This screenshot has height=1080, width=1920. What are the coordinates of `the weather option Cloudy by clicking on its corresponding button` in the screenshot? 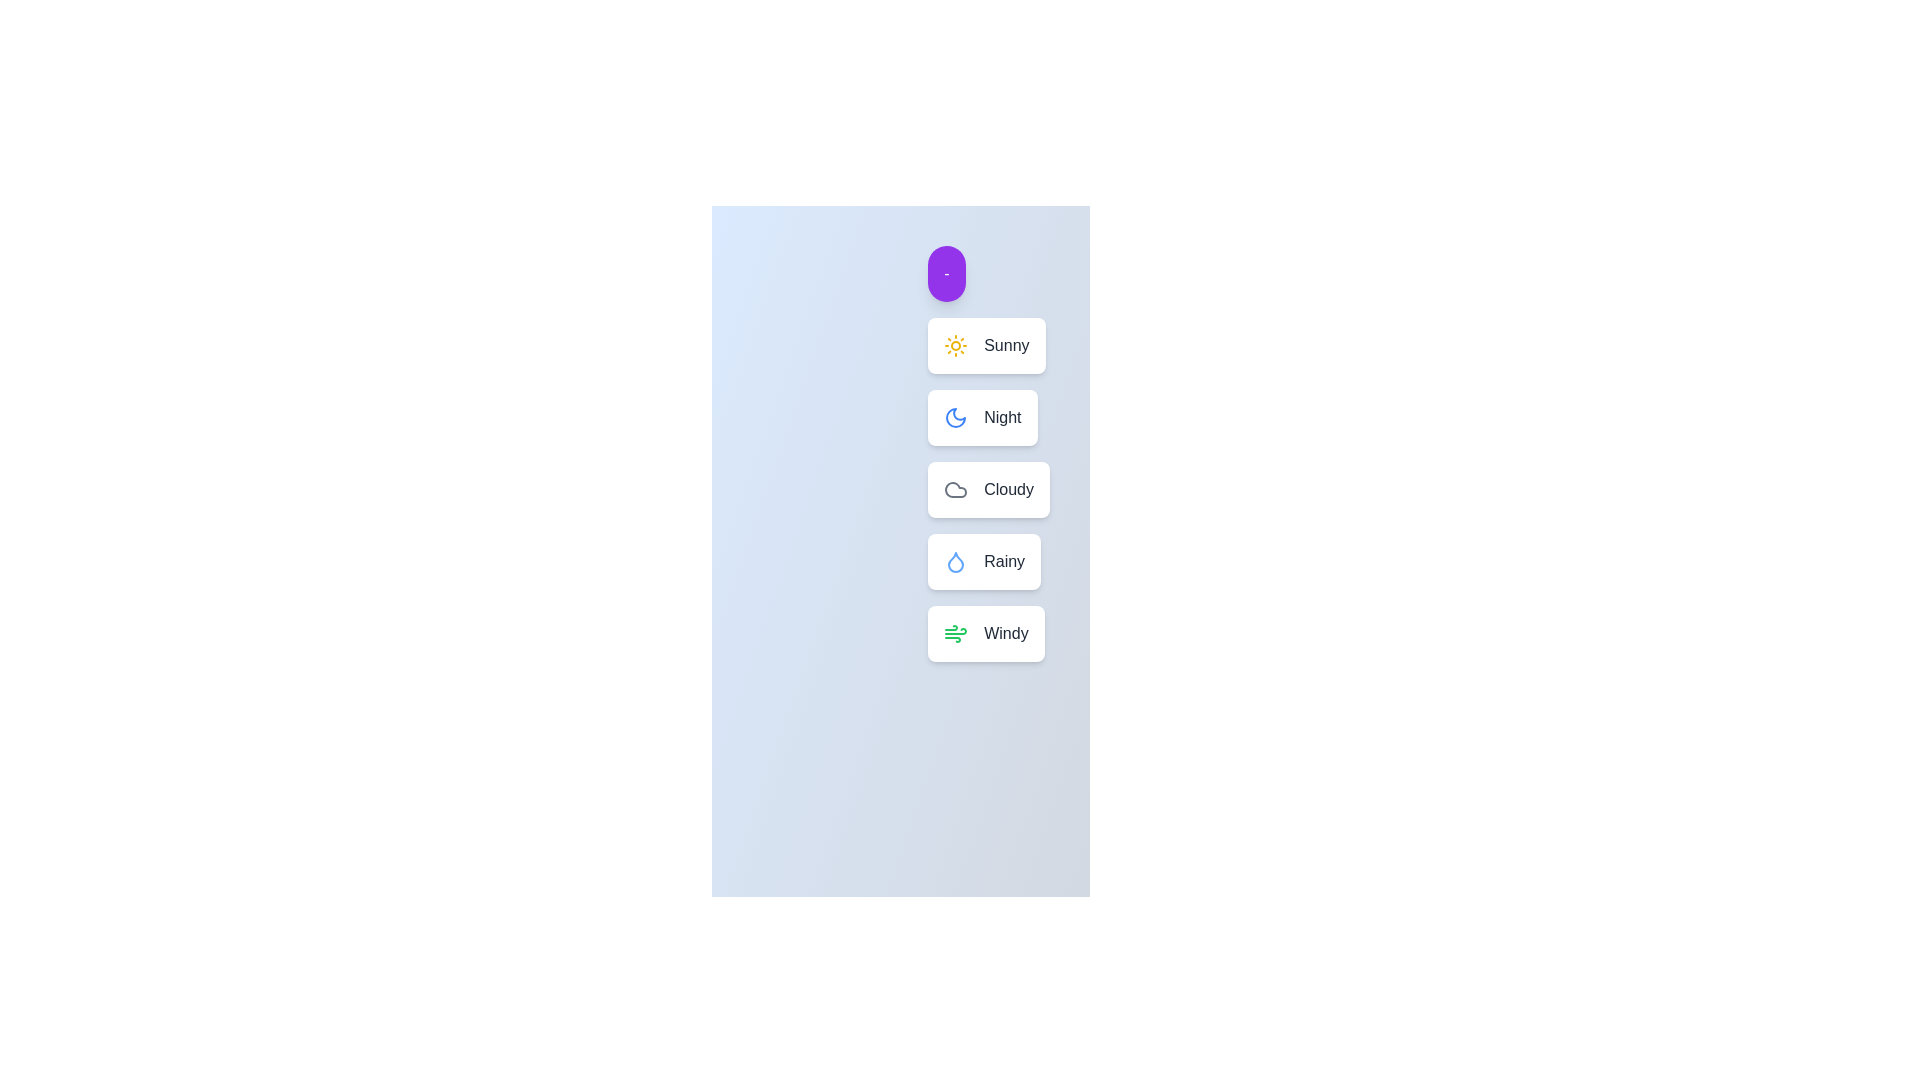 It's located at (989, 489).